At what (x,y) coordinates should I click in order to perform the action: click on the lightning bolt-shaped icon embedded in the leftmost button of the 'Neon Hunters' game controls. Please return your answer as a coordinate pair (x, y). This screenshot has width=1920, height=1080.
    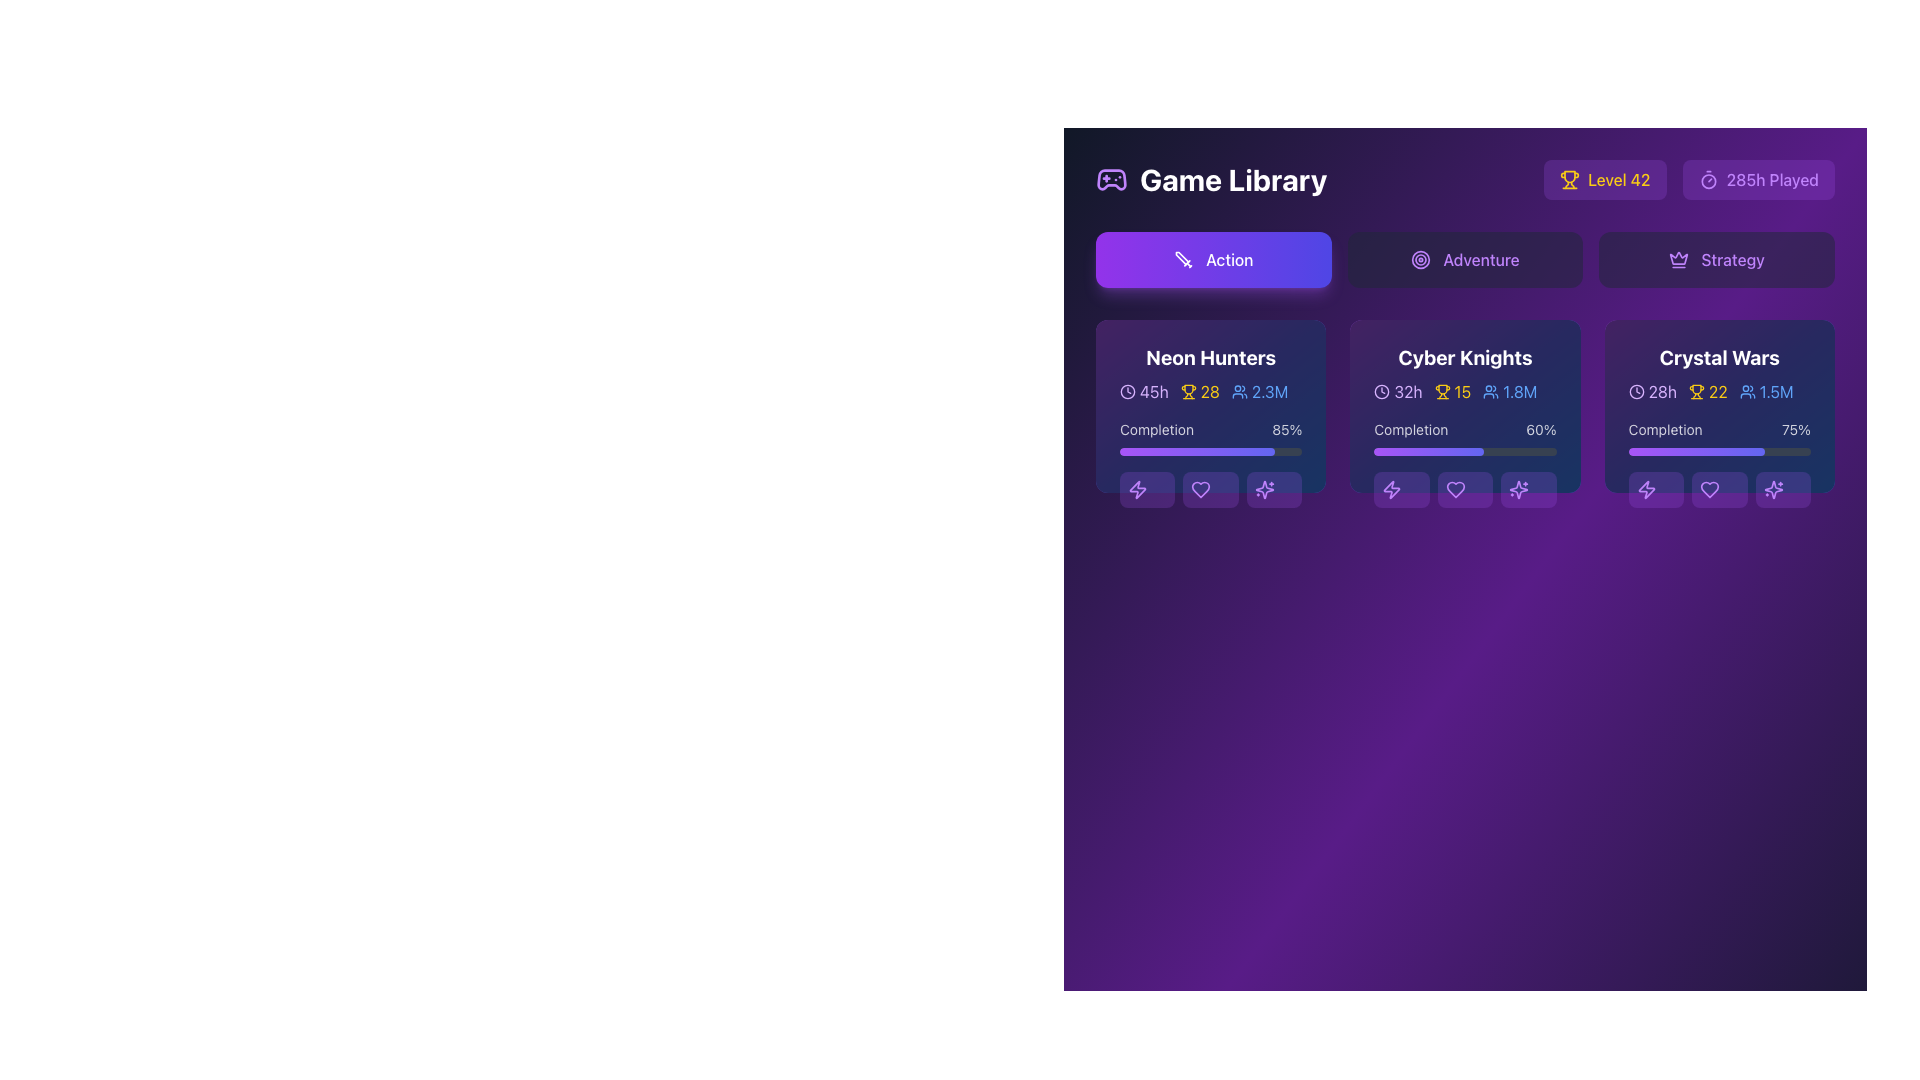
    Looking at the image, I should click on (1137, 489).